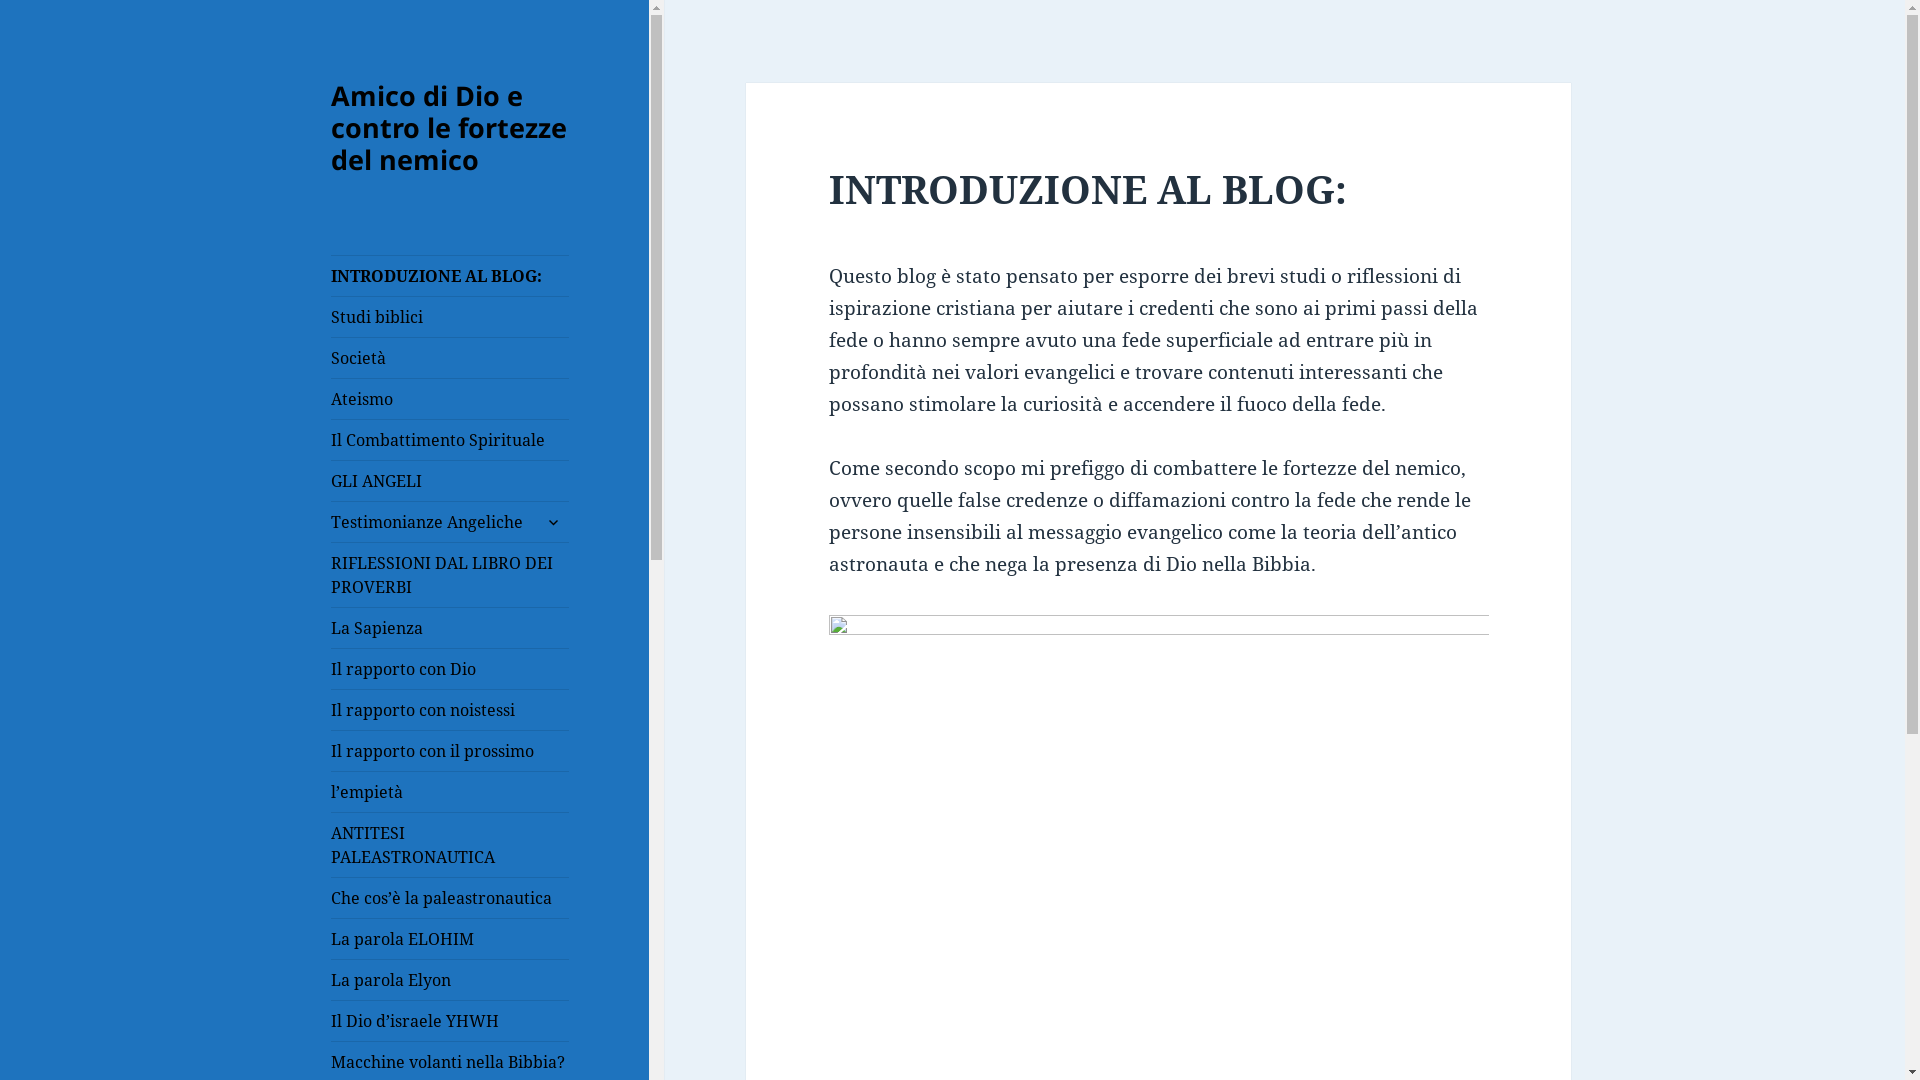 This screenshot has height=1080, width=1920. What do you see at coordinates (449, 520) in the screenshot?
I see `'Testimonianze Angeliche'` at bounding box center [449, 520].